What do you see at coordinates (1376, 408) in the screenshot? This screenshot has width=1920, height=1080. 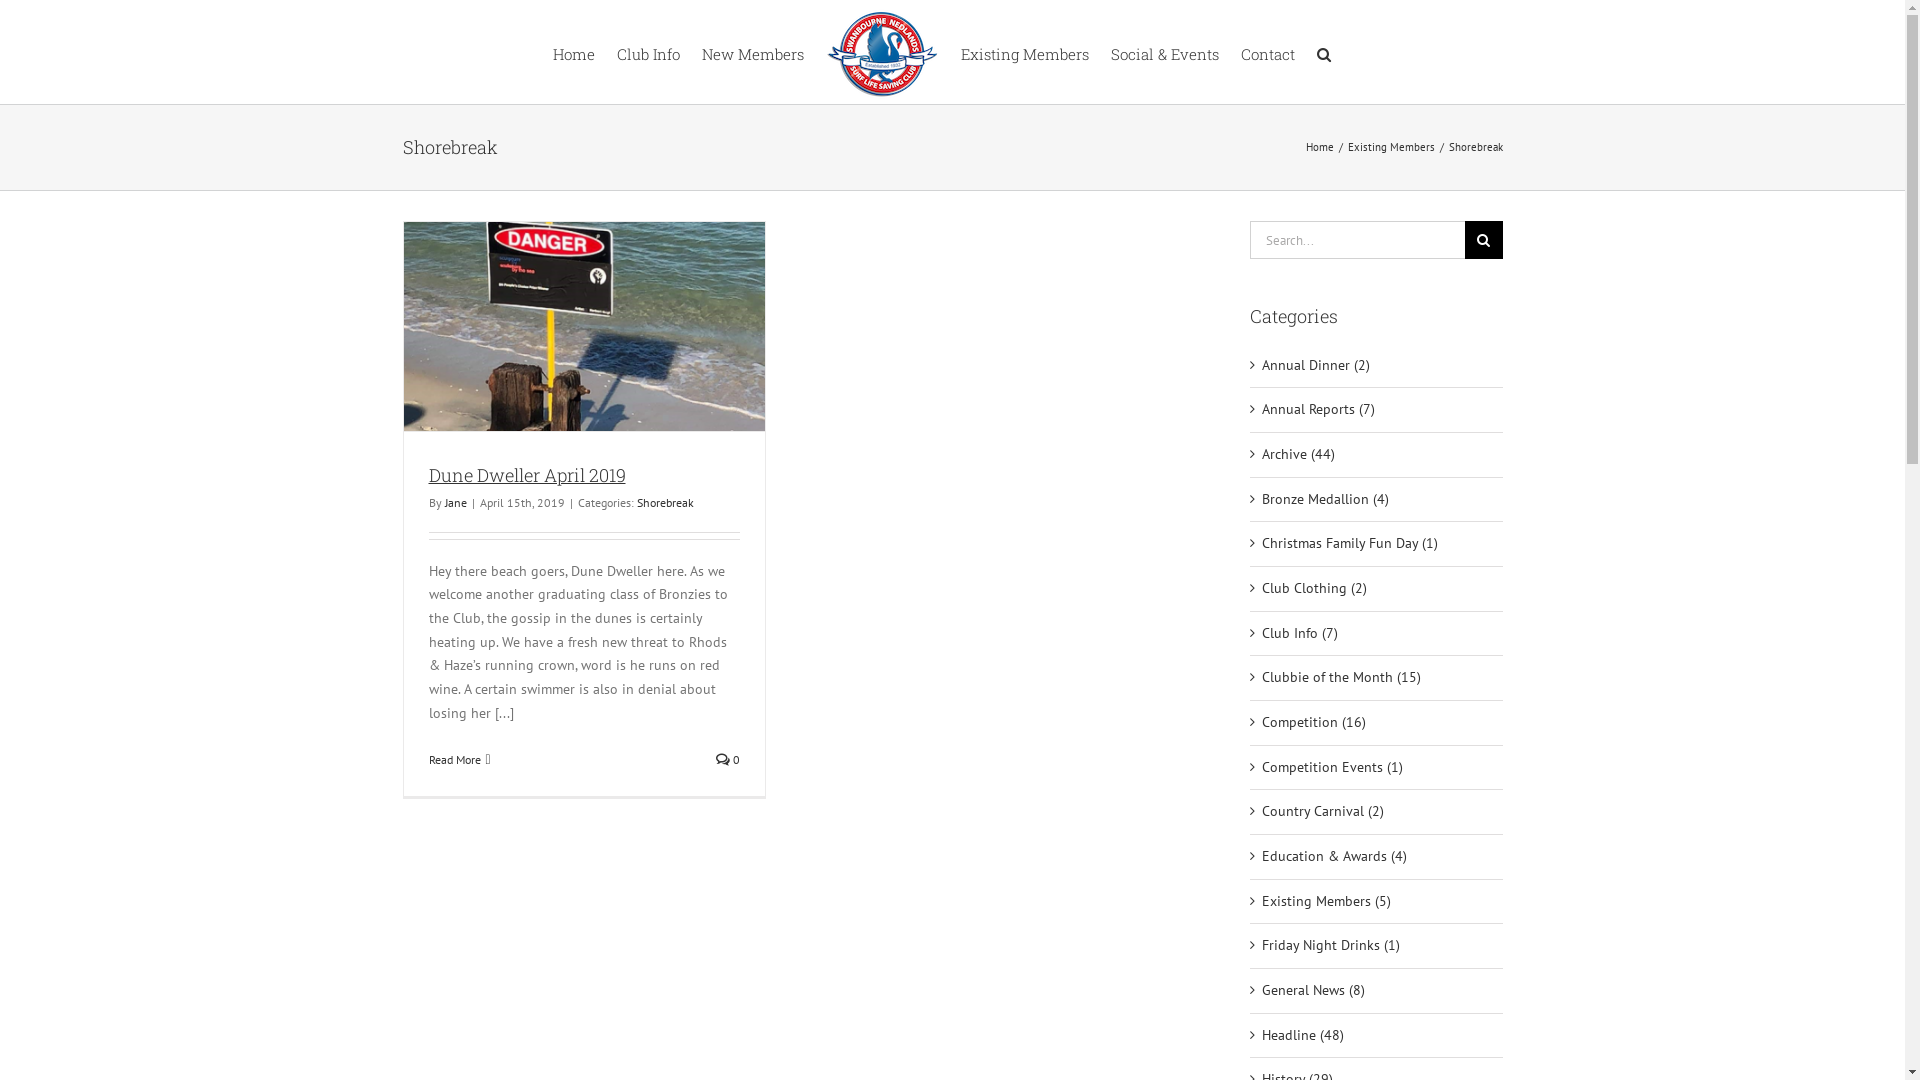 I see `'Annual Reports (7)'` at bounding box center [1376, 408].